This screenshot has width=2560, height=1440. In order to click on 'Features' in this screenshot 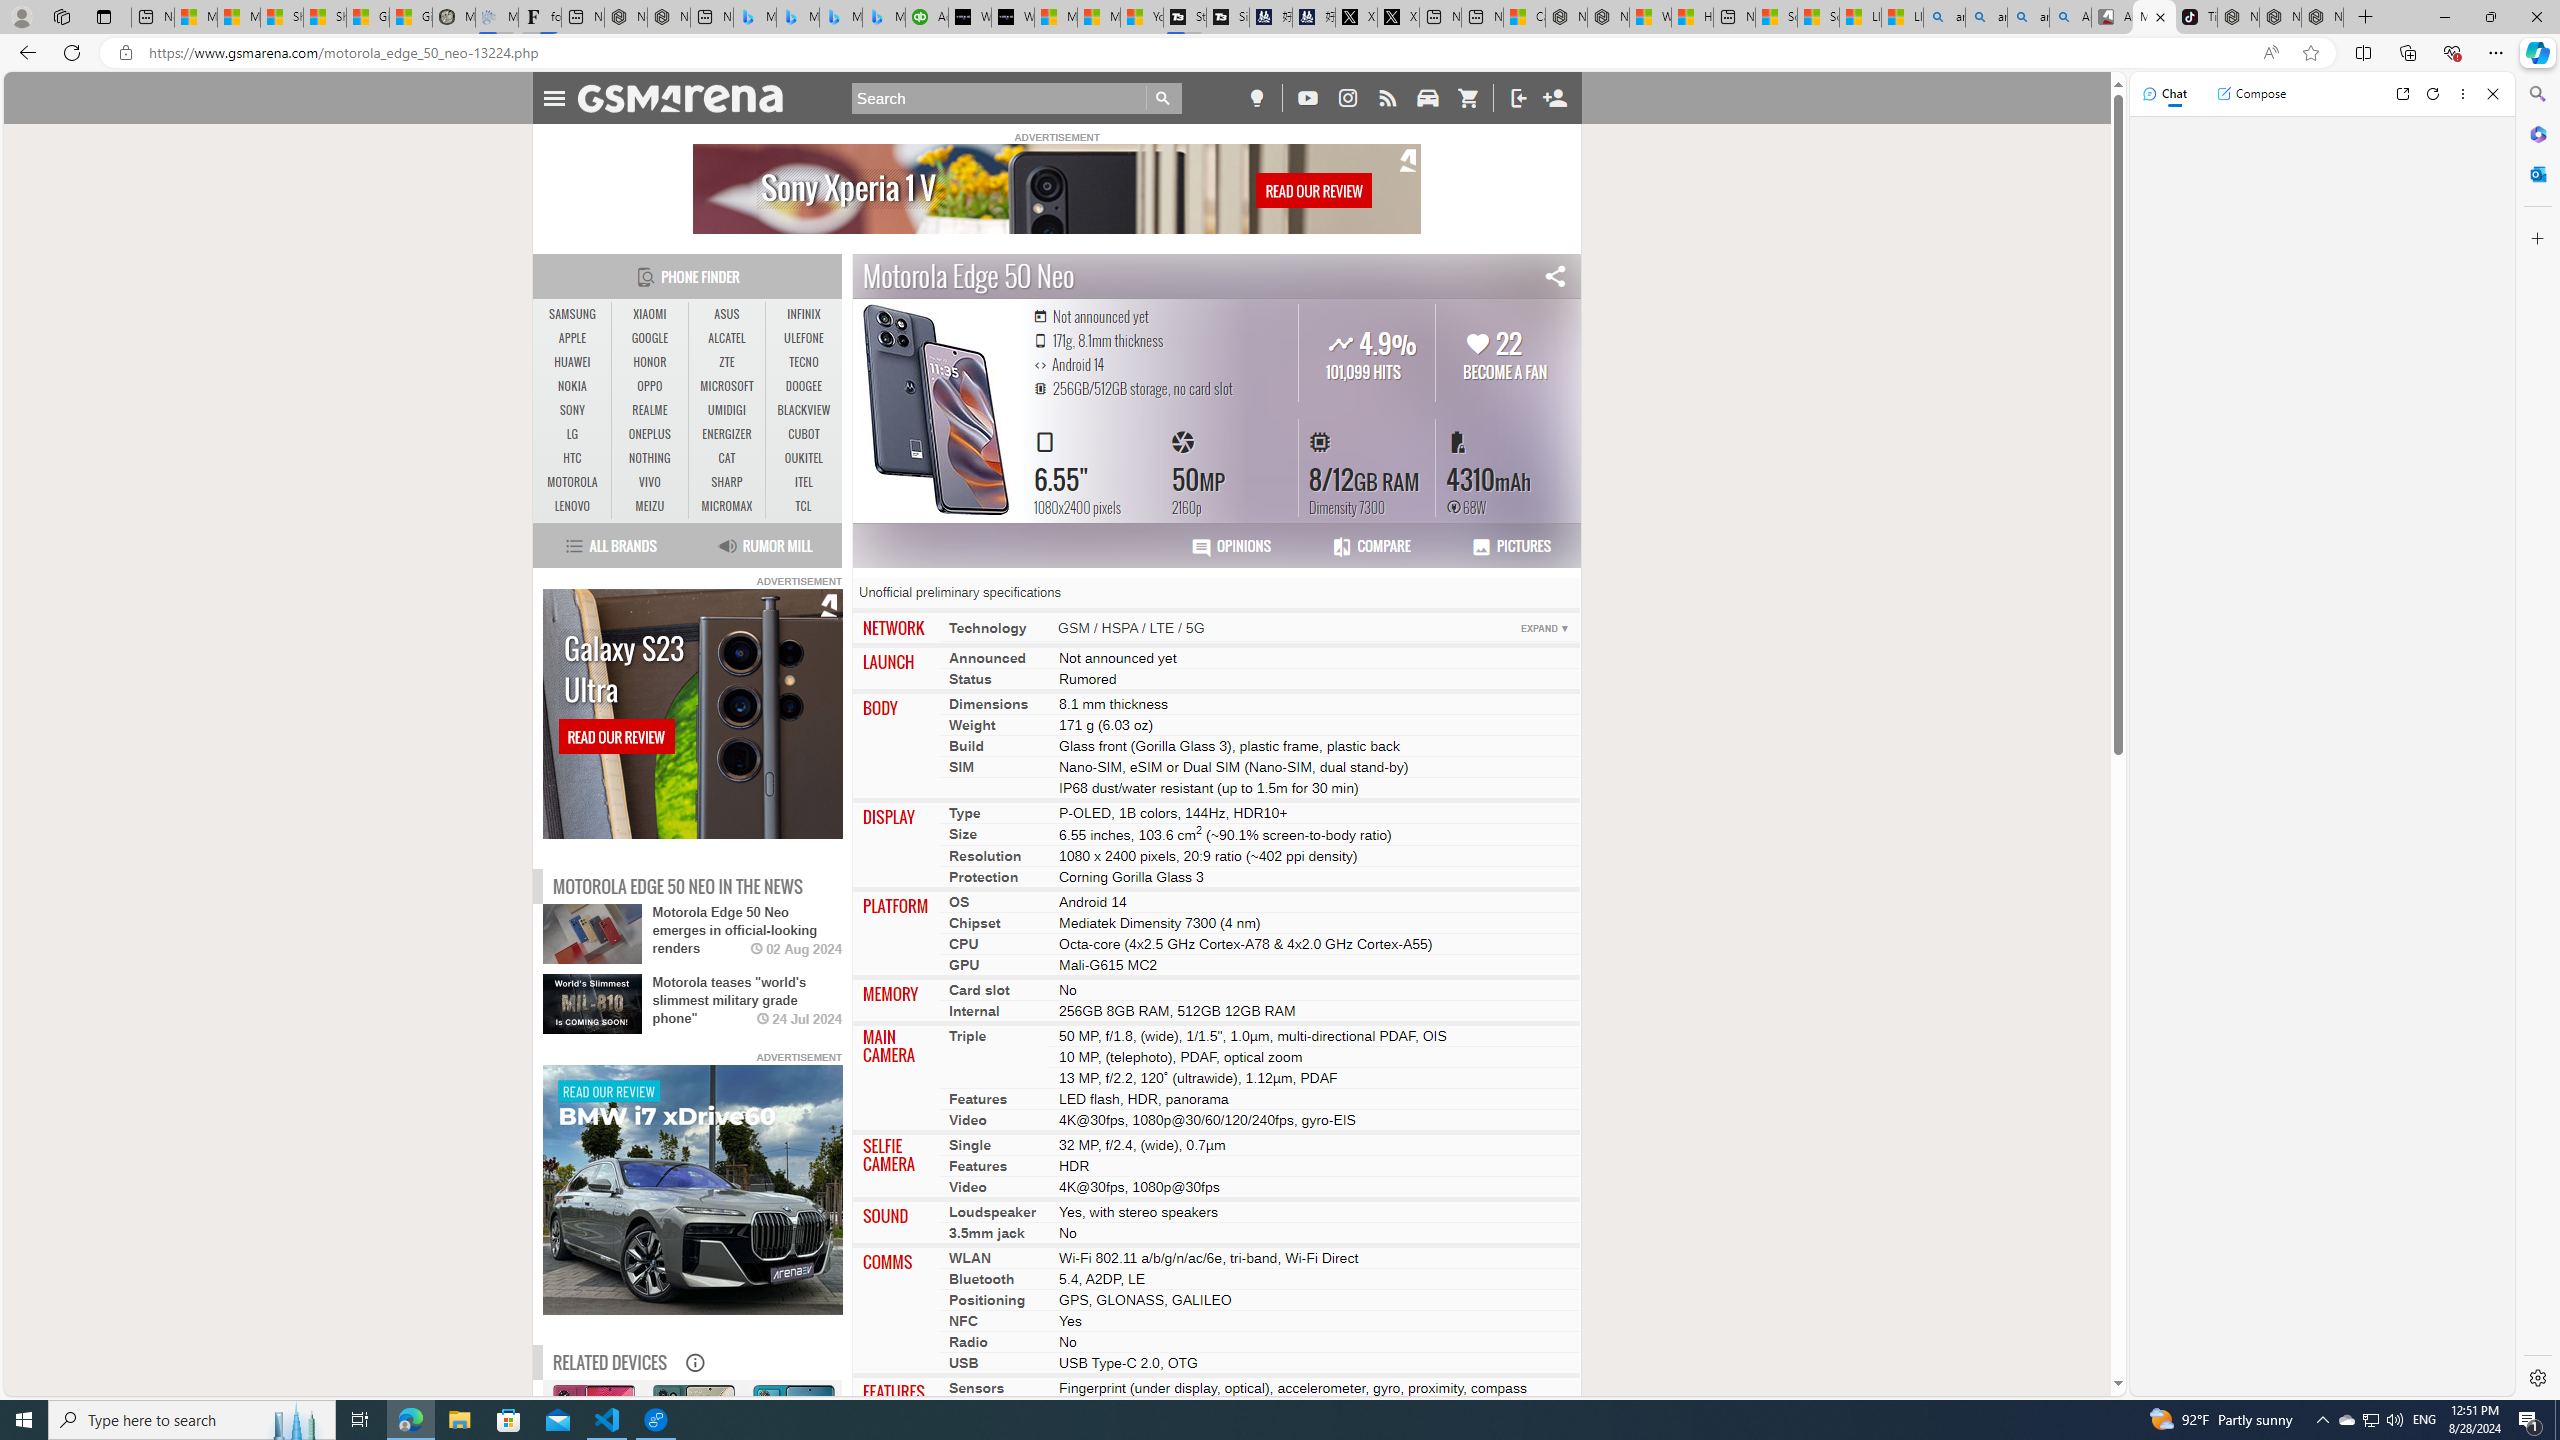, I will do `click(978, 1164)`.